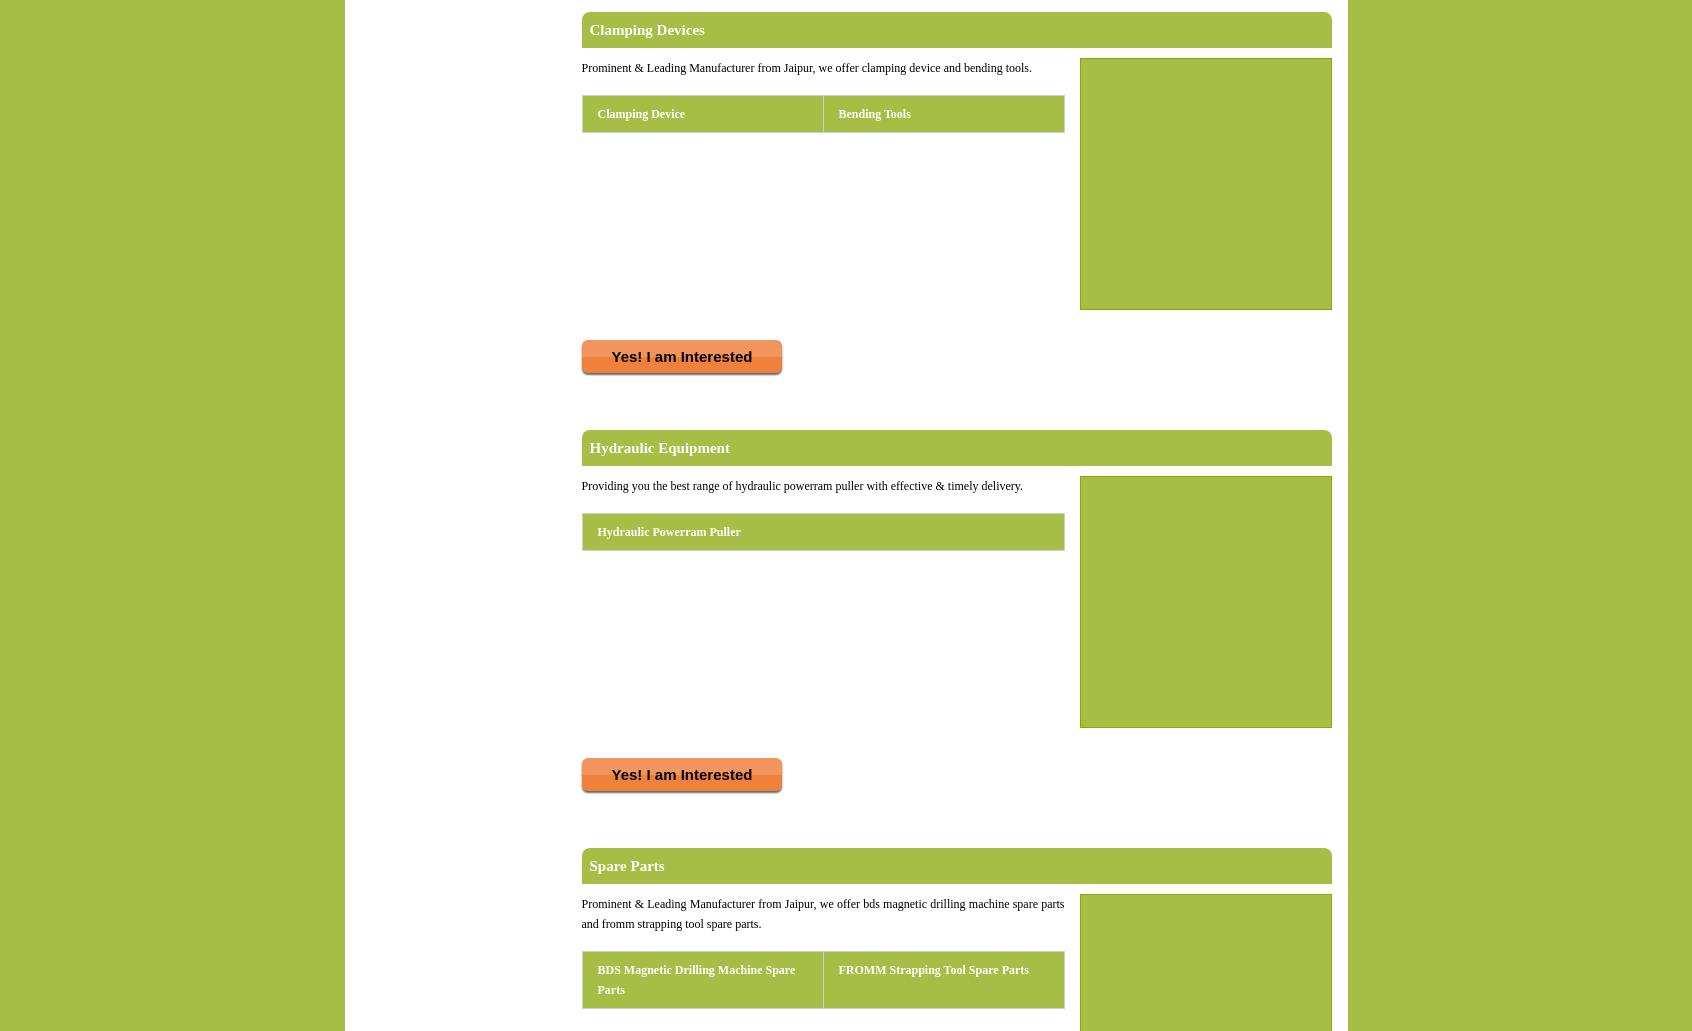  I want to click on 'Bending Tools', so click(838, 113).